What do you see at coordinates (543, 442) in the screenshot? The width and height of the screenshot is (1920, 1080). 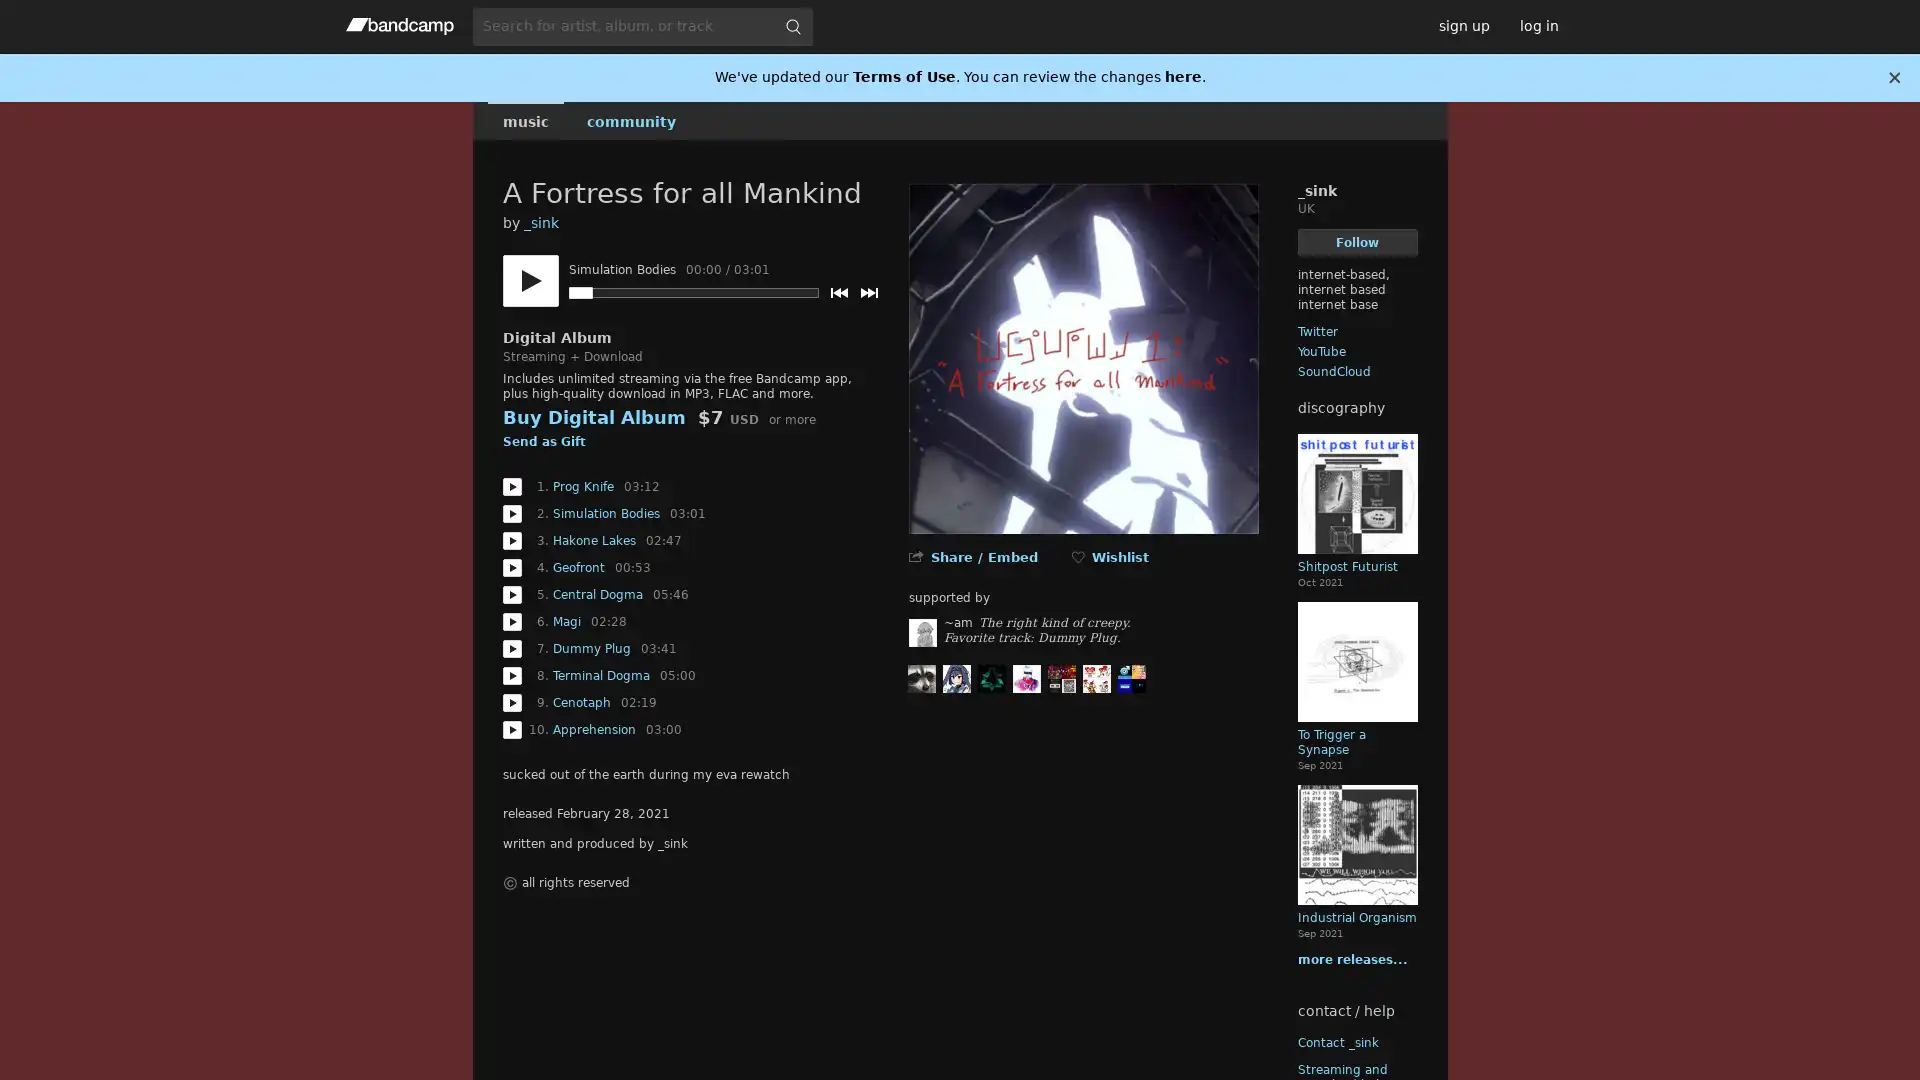 I see `Send as Gift` at bounding box center [543, 442].